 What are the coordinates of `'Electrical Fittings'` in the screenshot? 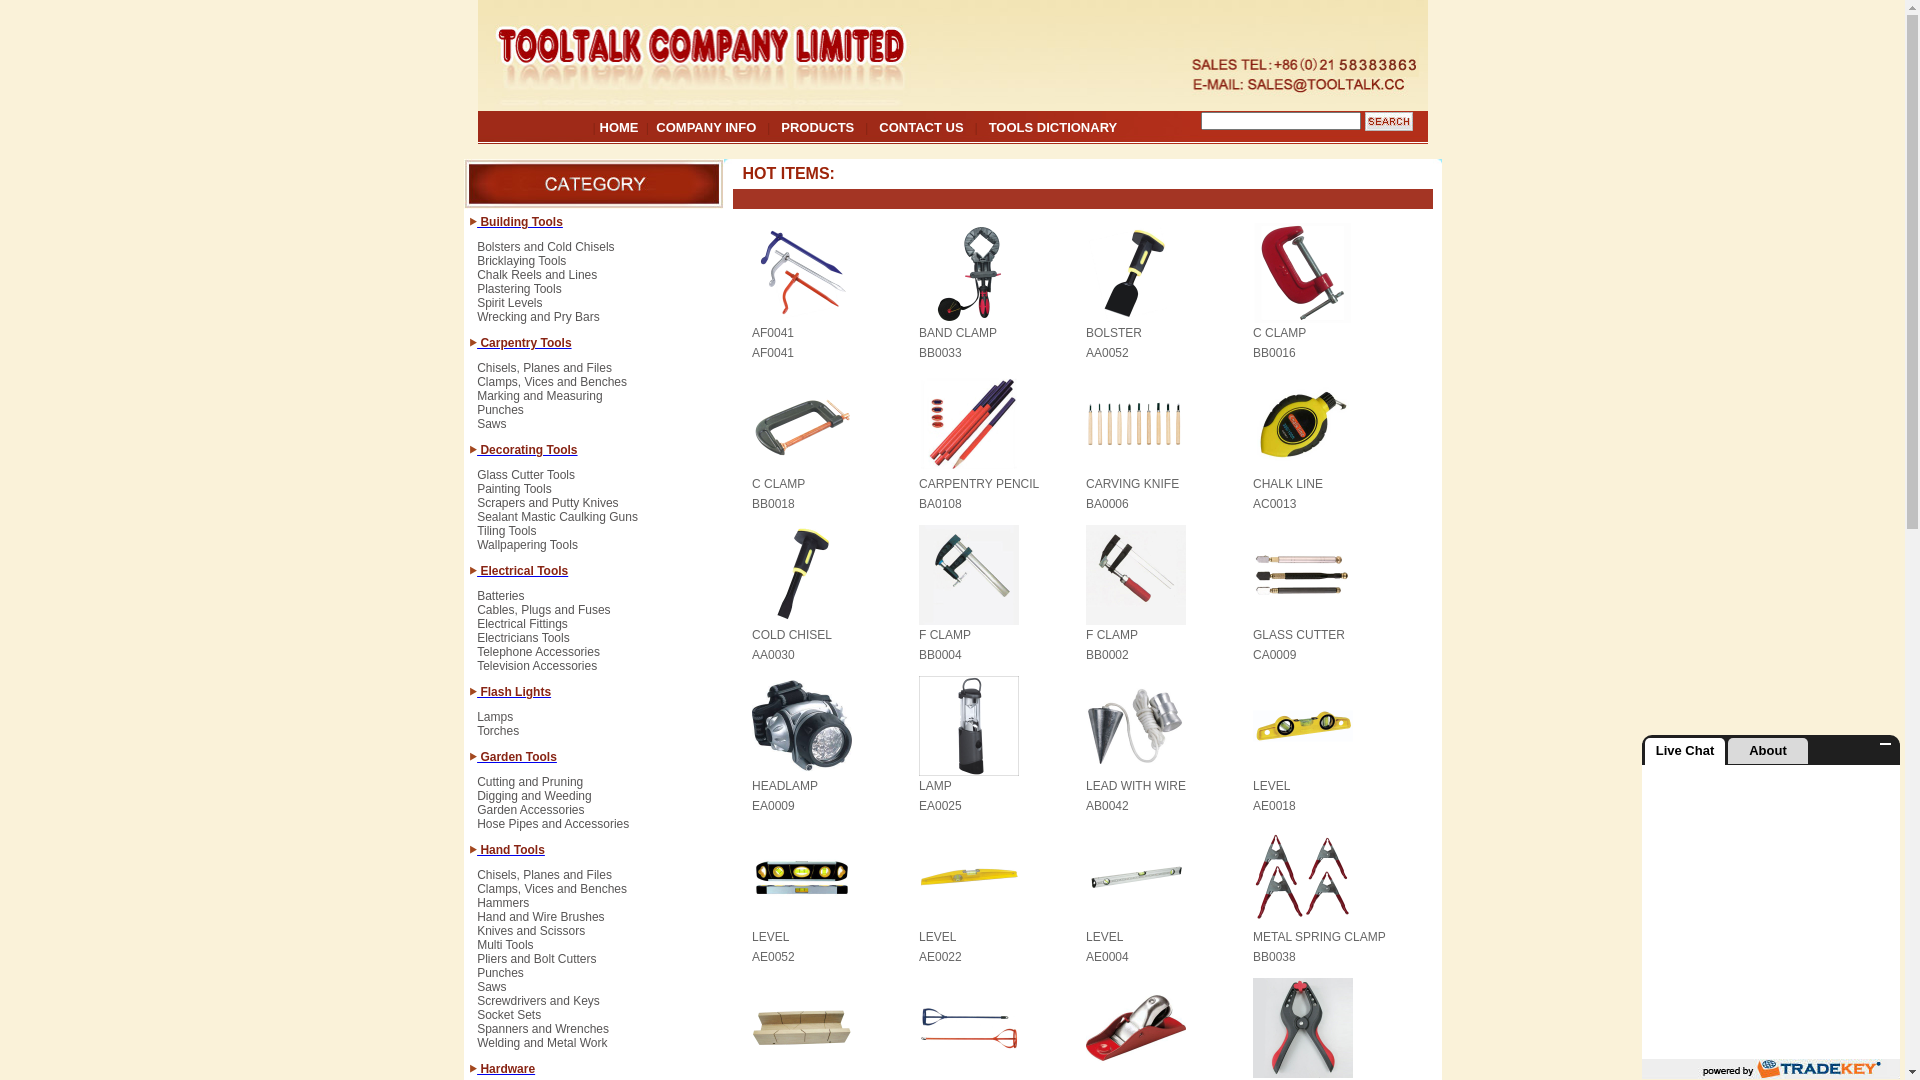 It's located at (475, 631).